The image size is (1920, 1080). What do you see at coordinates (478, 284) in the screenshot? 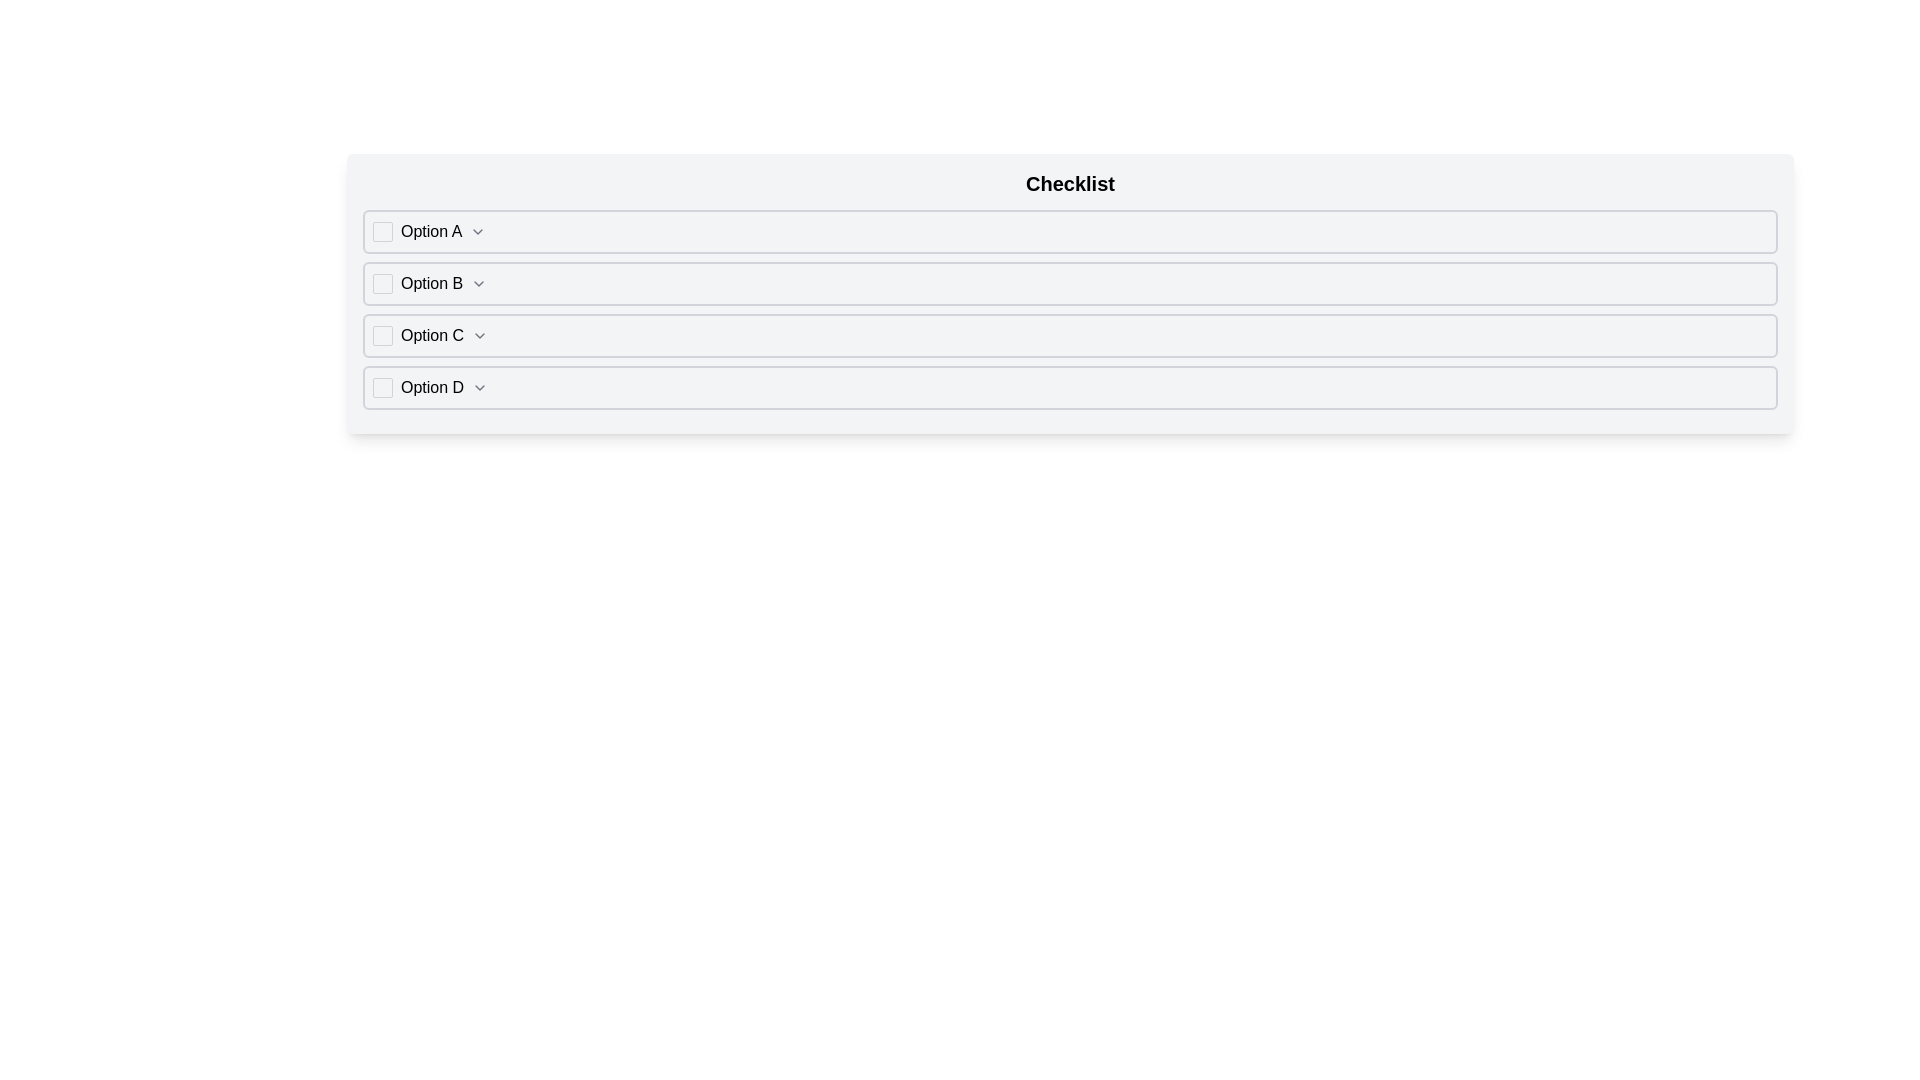
I see `the downward-pointing chevron icon located at the far-right end of the 'Option B' row, indicating an expandable item` at bounding box center [478, 284].